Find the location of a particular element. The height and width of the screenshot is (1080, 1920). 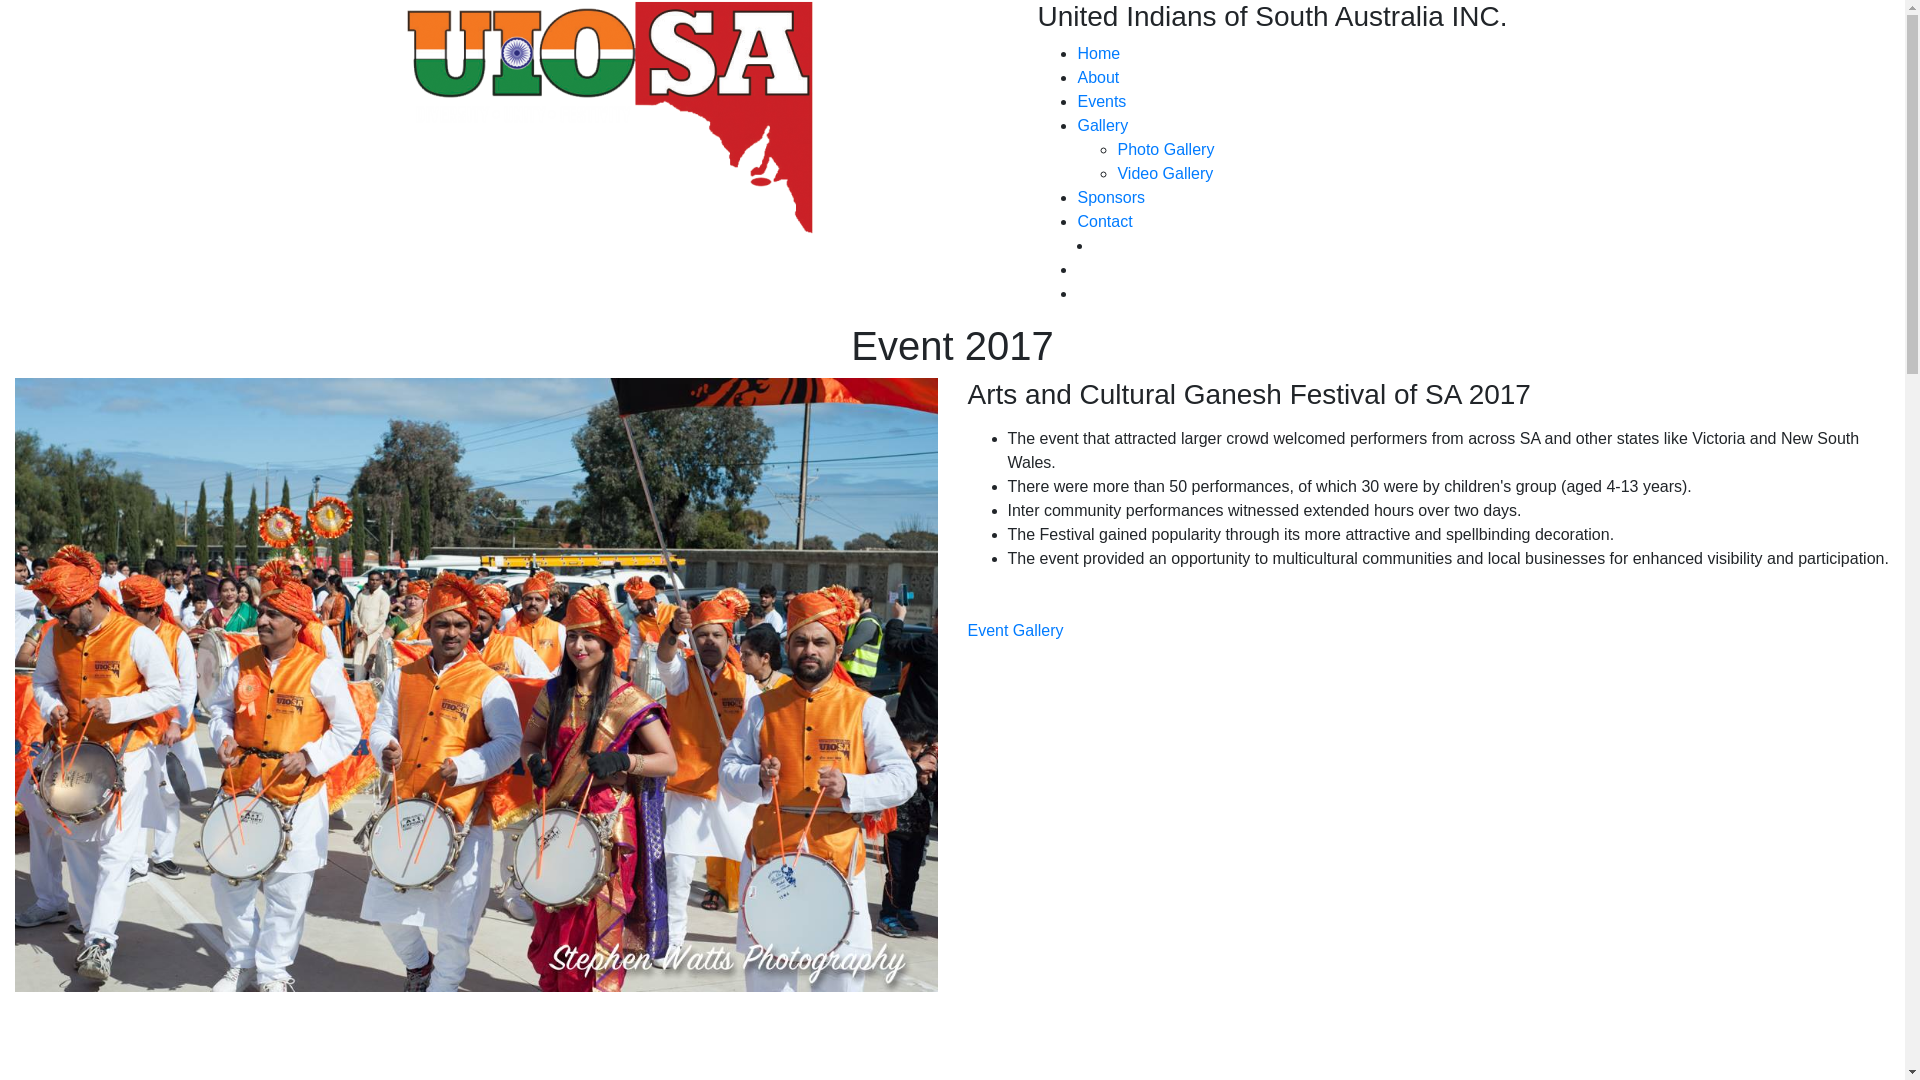

'Photo Gallery' is located at coordinates (1165, 148).